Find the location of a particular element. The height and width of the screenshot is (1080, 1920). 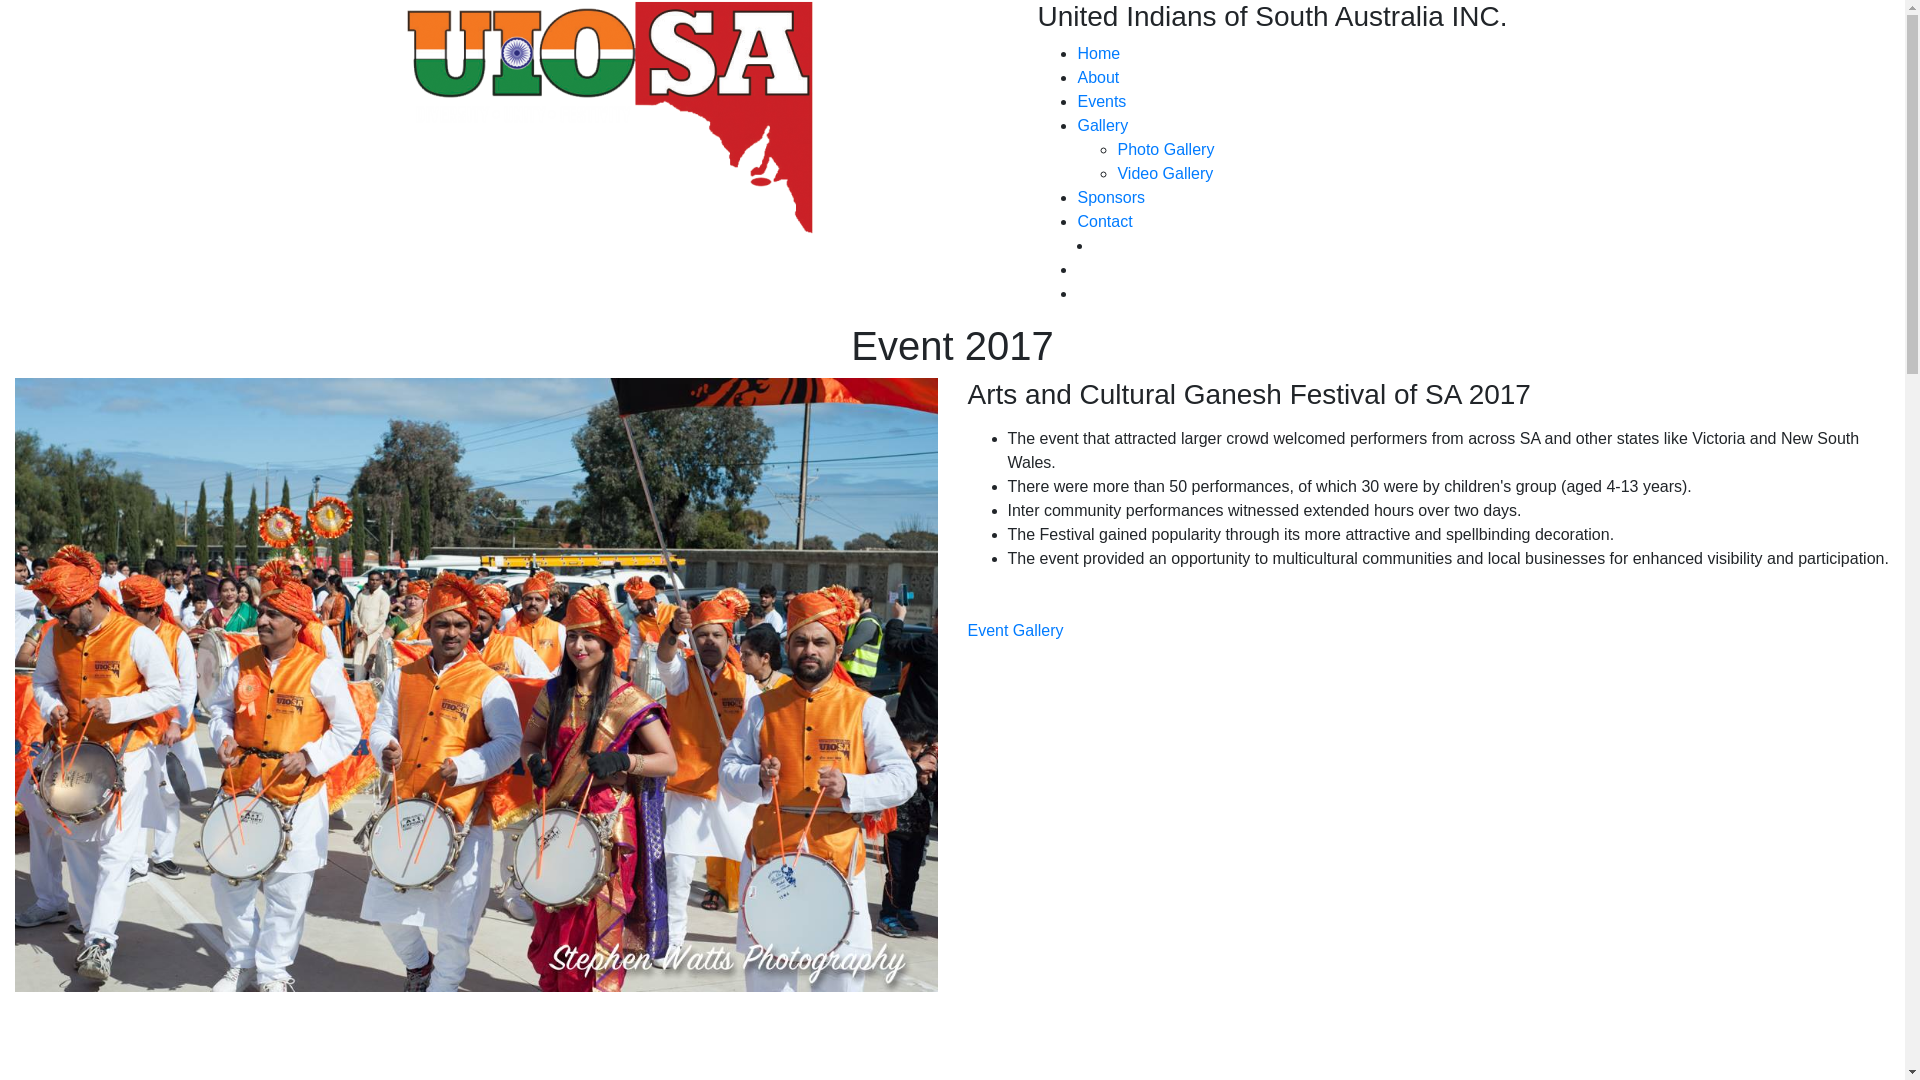

'Photo Gallery' is located at coordinates (1165, 148).